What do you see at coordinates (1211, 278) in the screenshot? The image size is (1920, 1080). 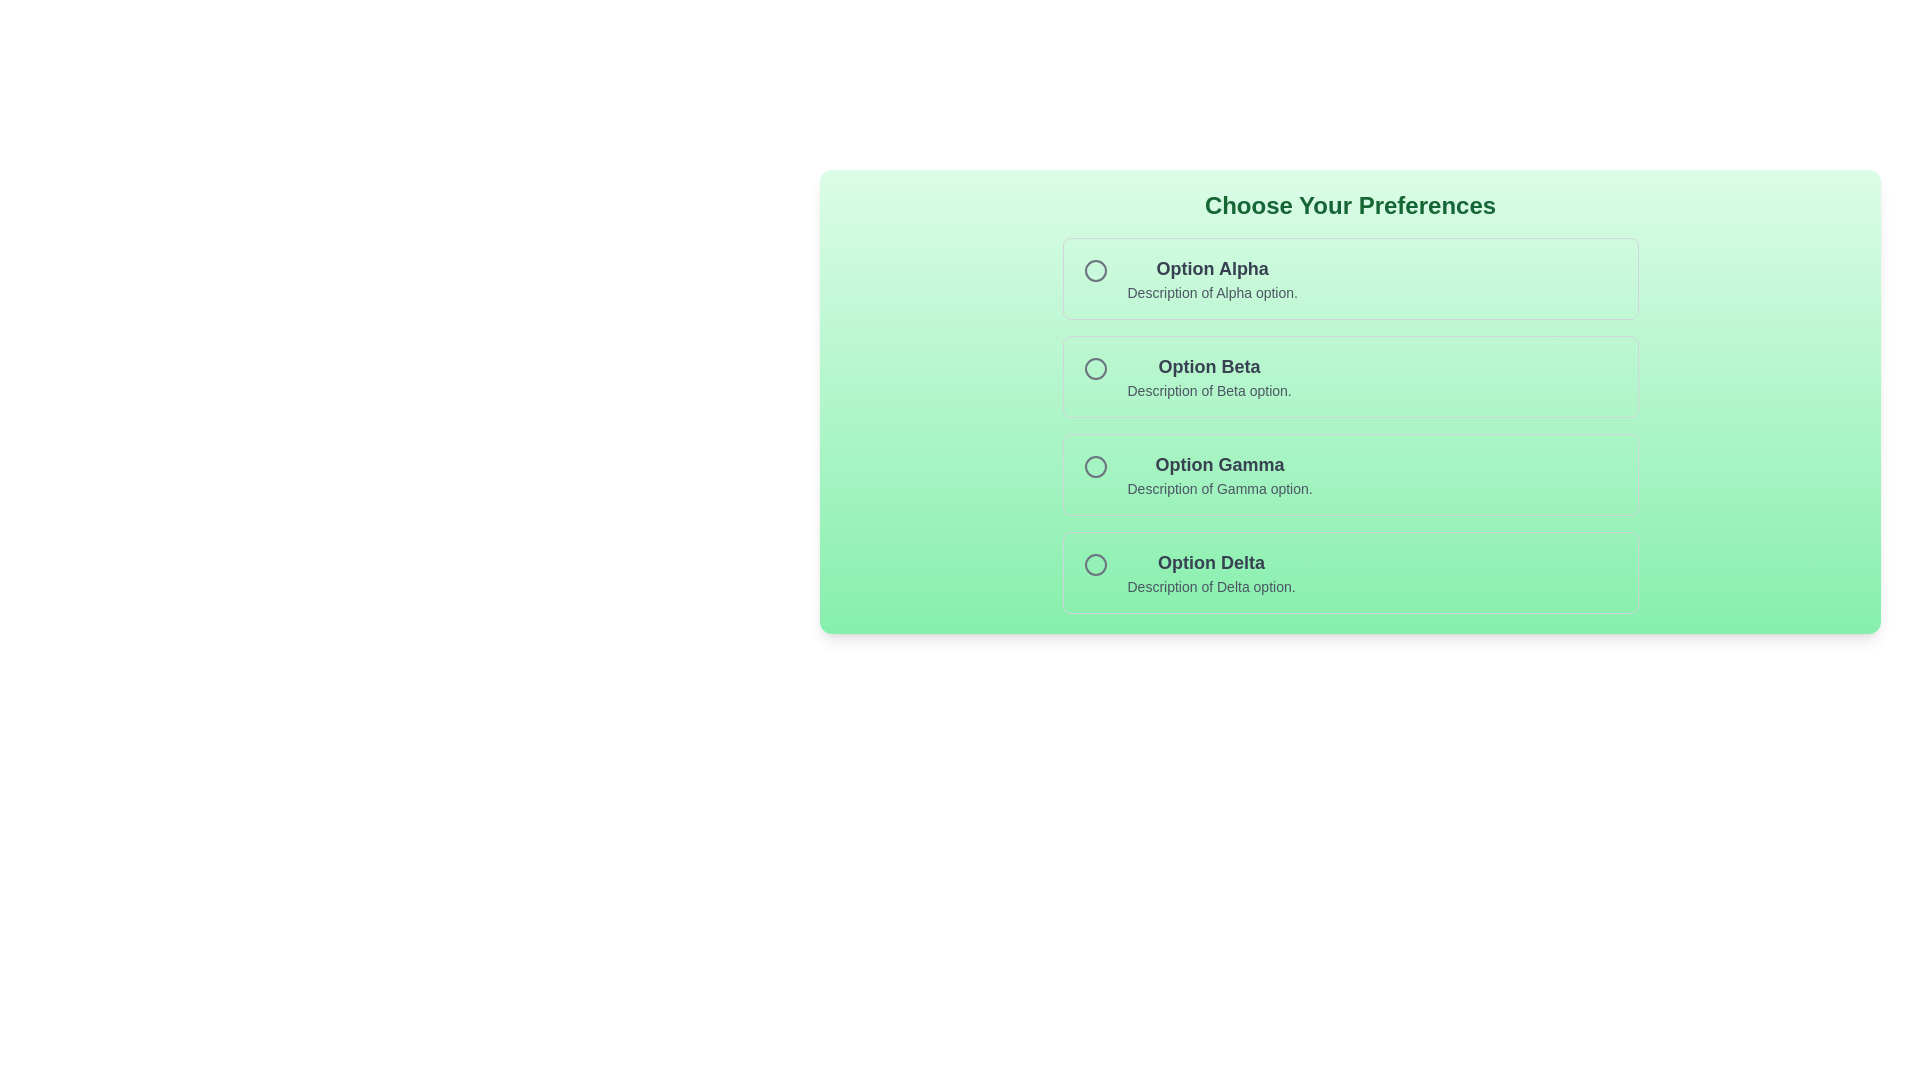 I see `the 'Option Alpha' label` at bounding box center [1211, 278].